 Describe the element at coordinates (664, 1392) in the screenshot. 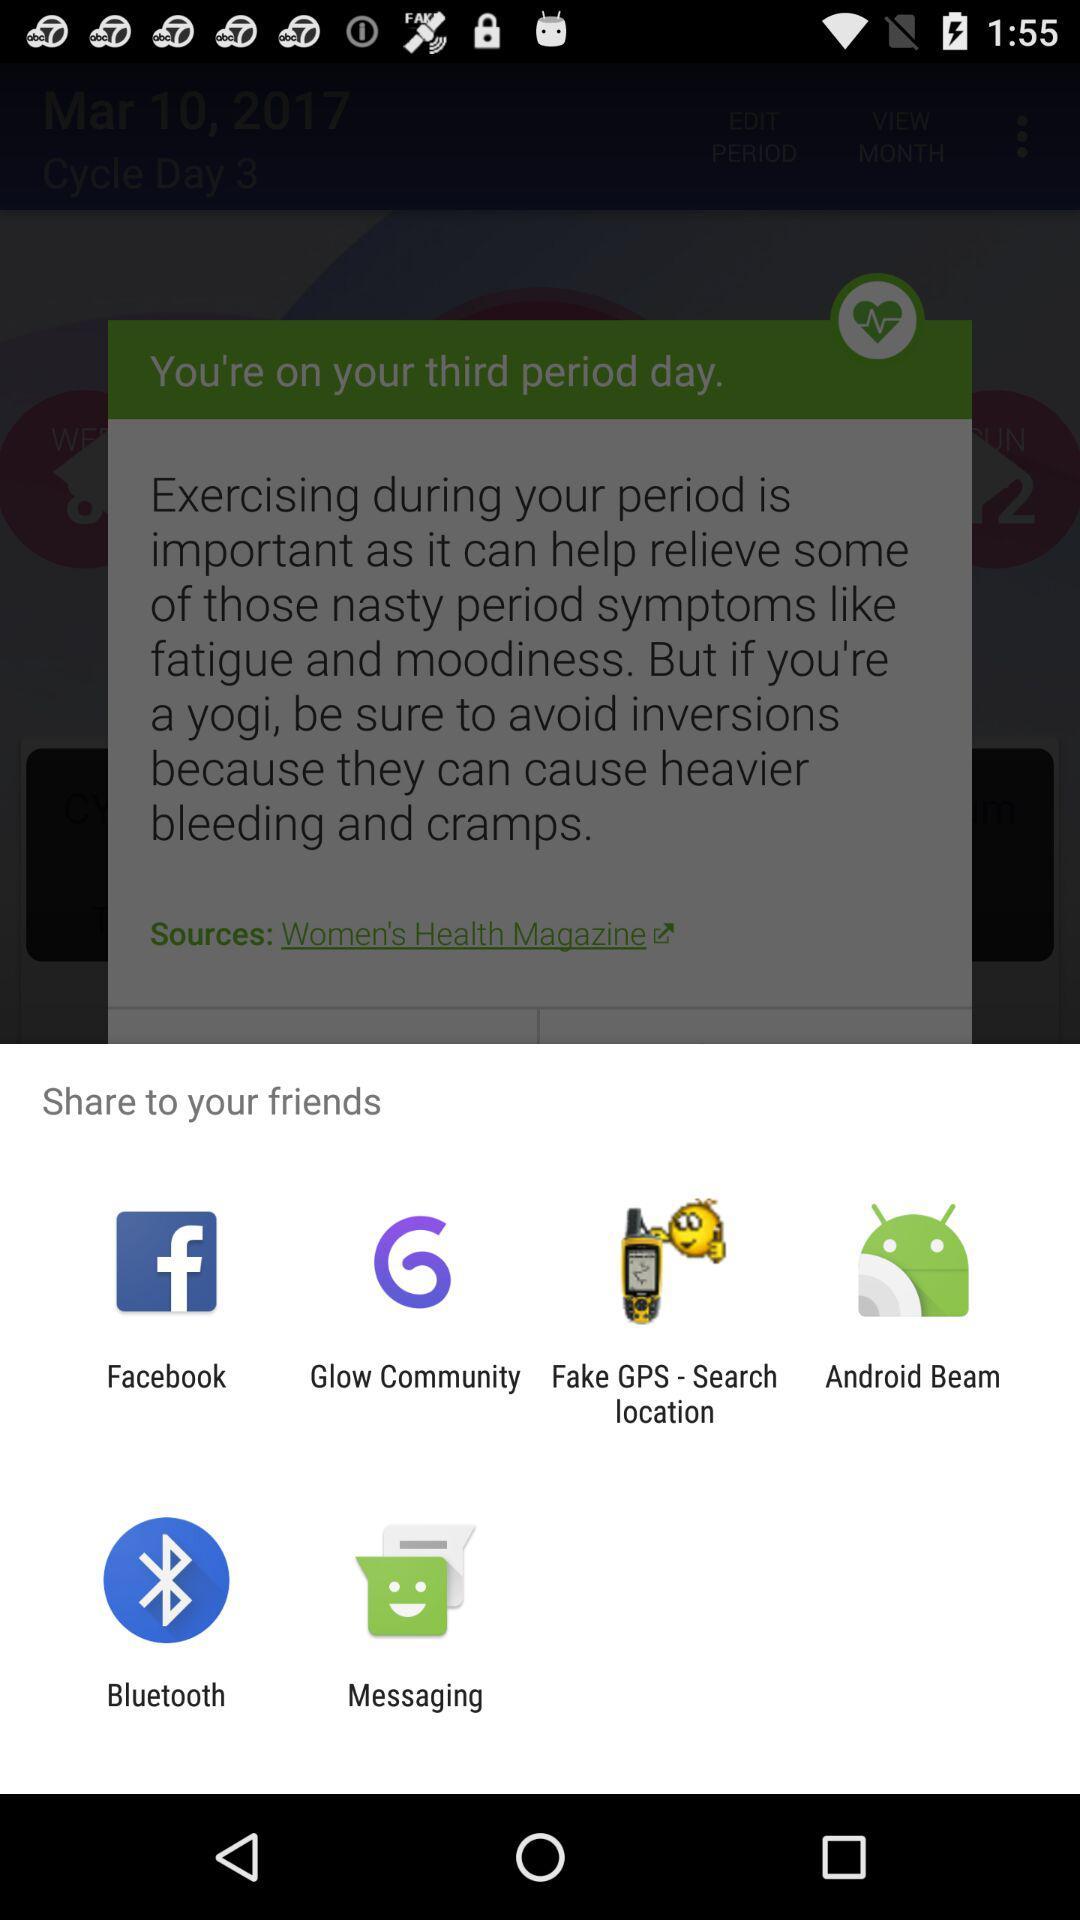

I see `app next to the android beam` at that location.